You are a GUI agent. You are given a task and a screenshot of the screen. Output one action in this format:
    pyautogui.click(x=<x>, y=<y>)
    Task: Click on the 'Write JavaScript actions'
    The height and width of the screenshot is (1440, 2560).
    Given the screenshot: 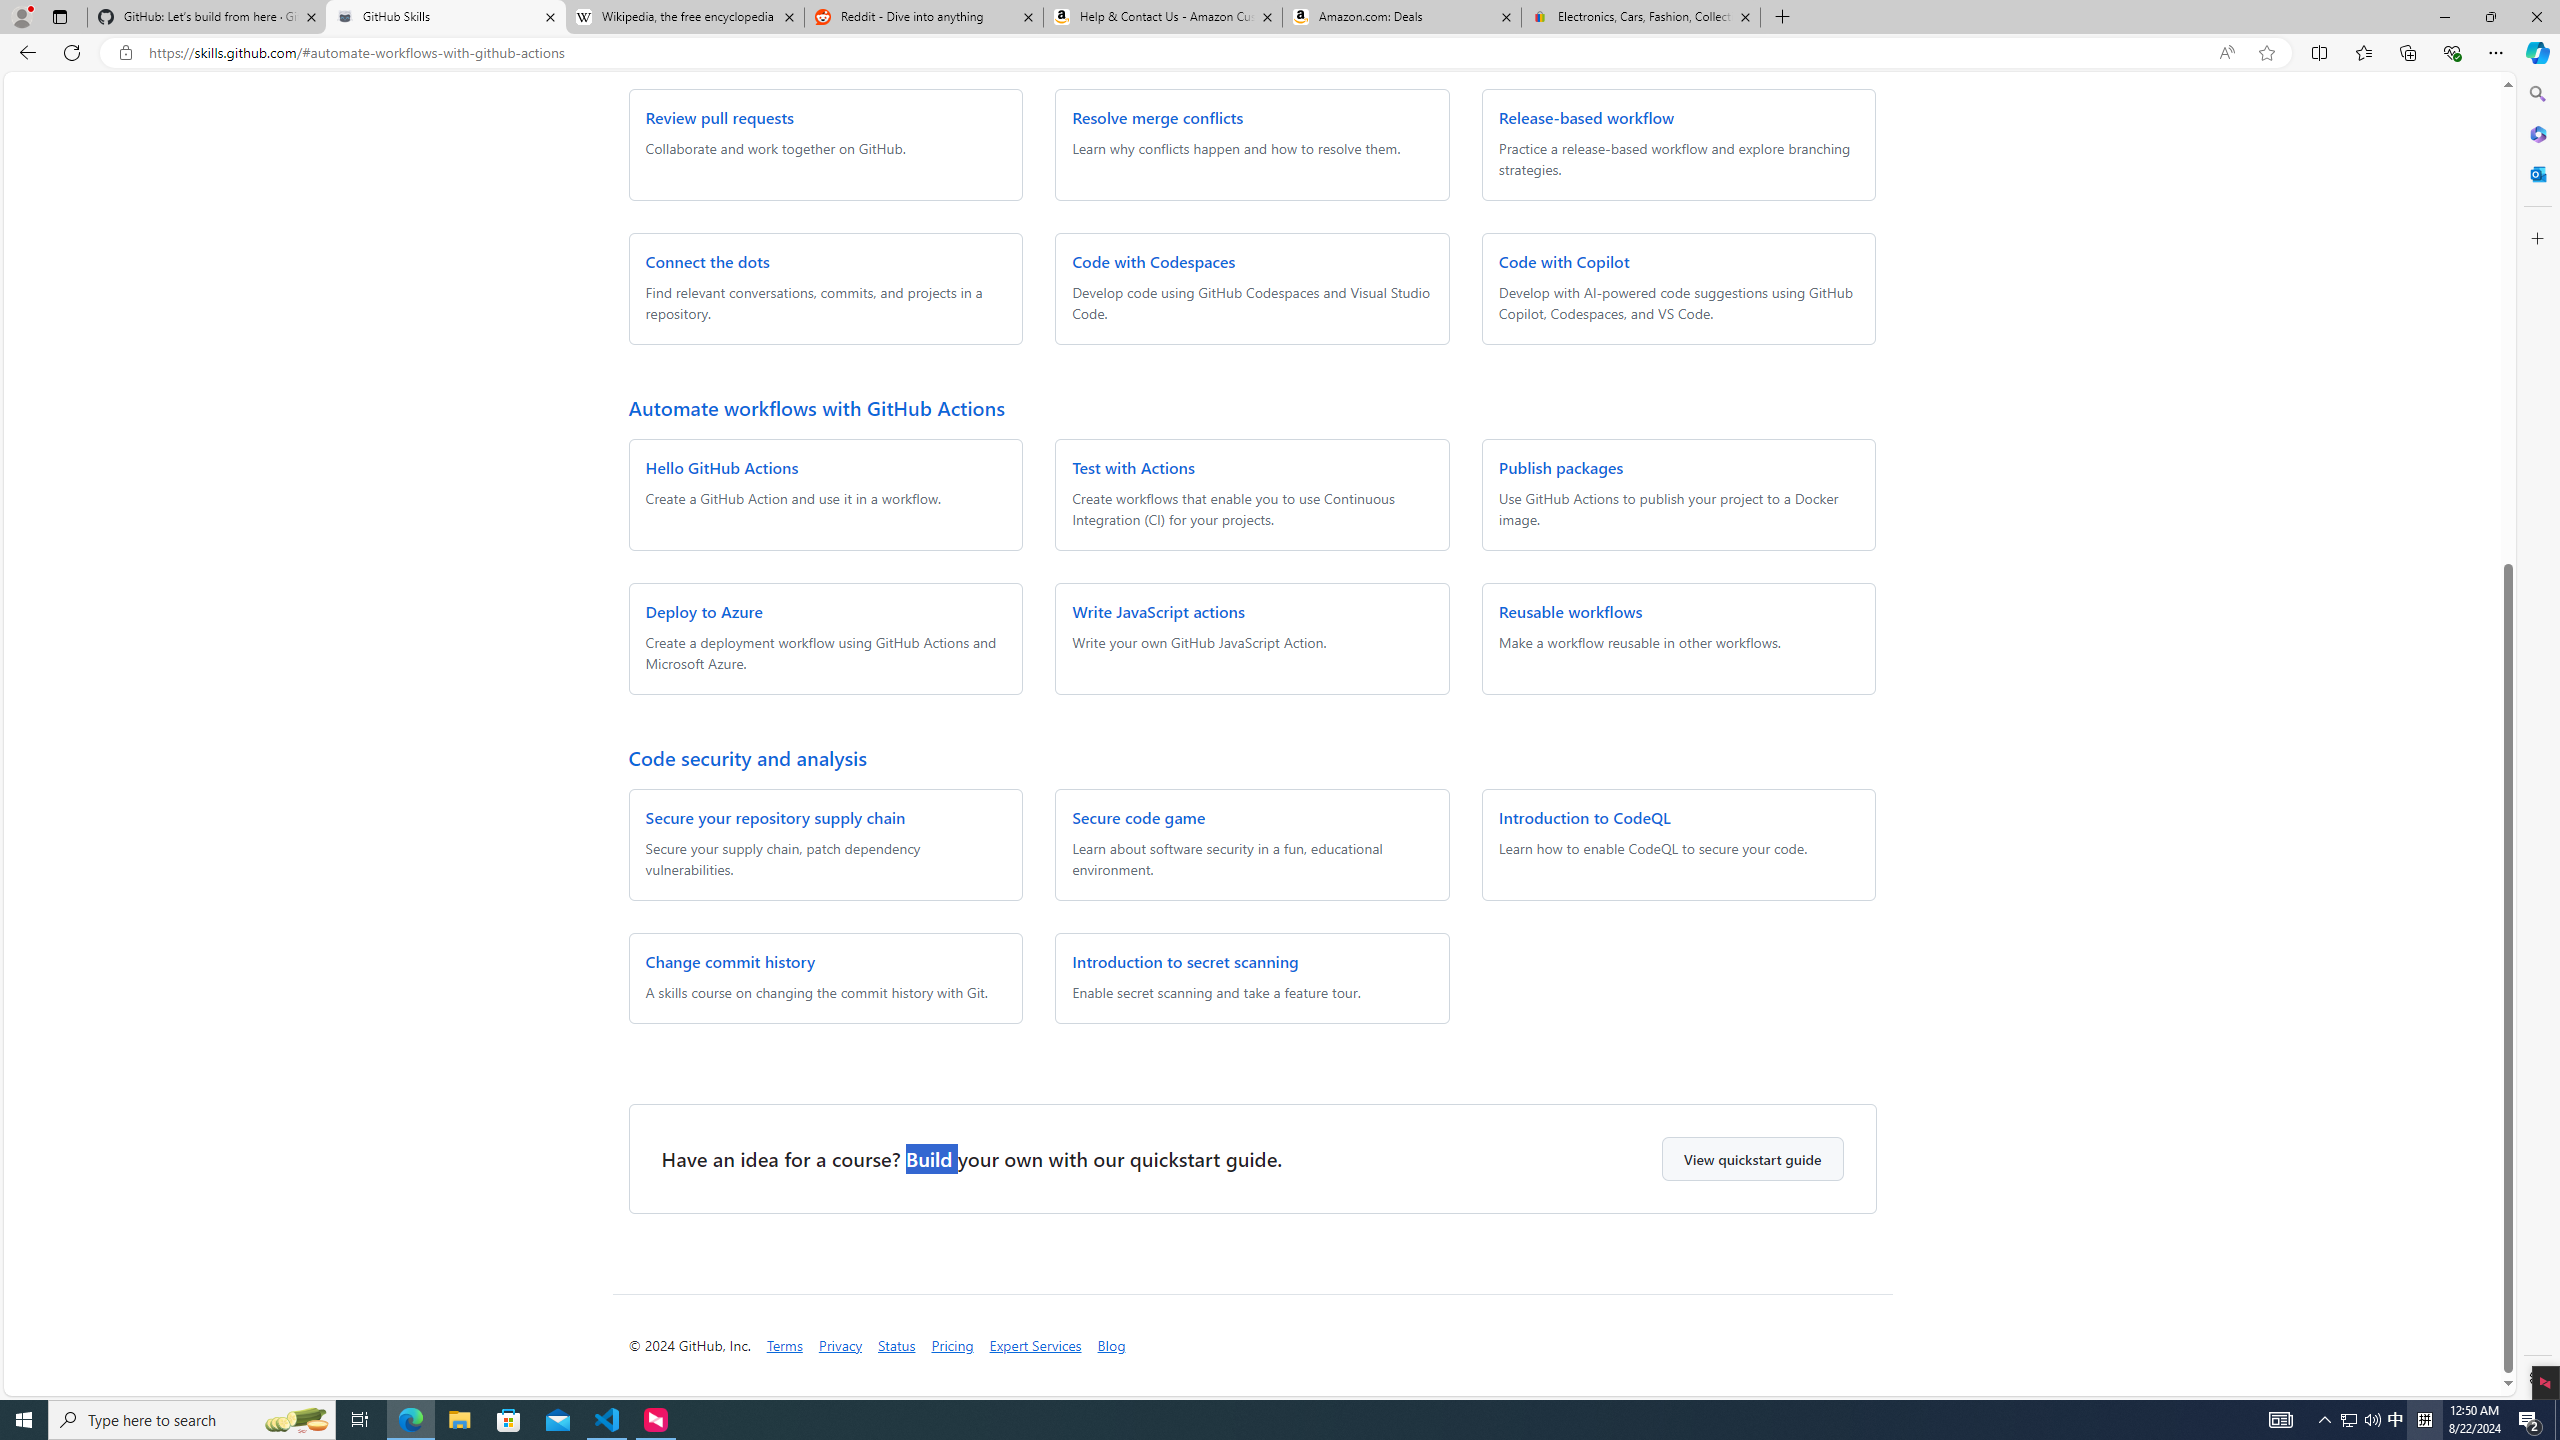 What is the action you would take?
    pyautogui.click(x=1157, y=610)
    